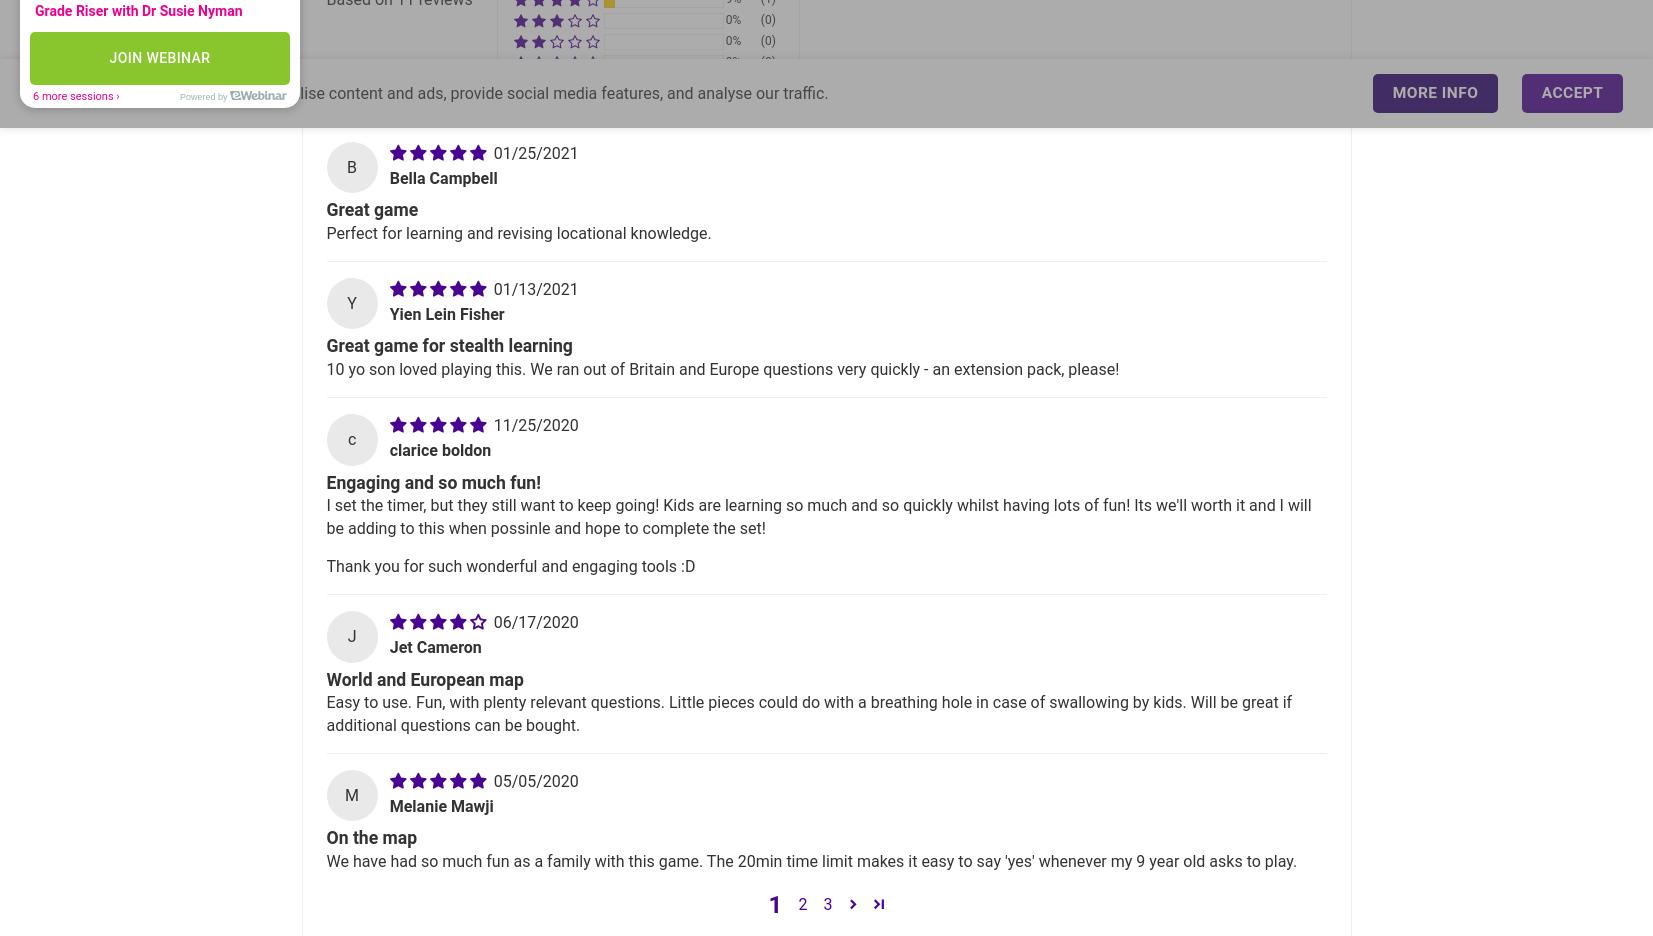 Image resolution: width=1653 pixels, height=936 pixels. I want to click on 'Y', so click(350, 303).